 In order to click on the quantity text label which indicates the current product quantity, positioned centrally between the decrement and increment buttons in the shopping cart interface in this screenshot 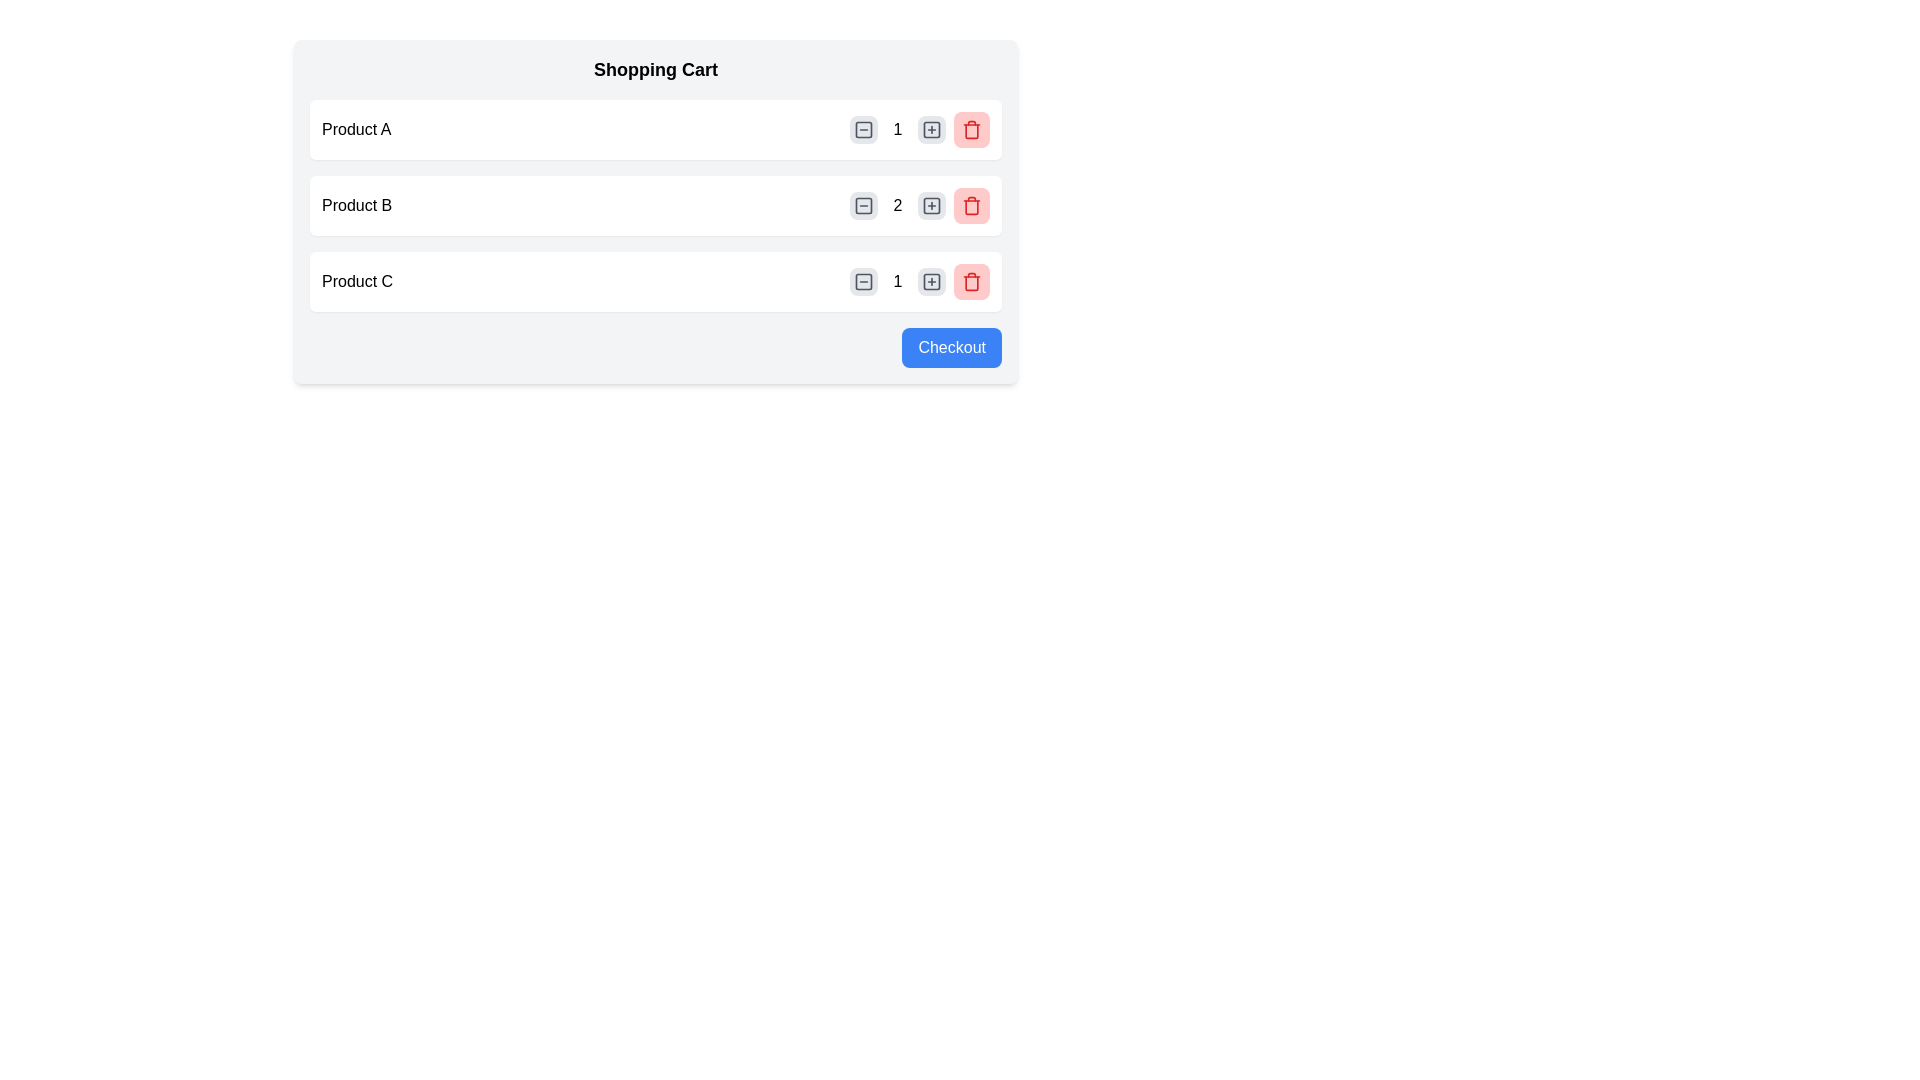, I will do `click(896, 130)`.